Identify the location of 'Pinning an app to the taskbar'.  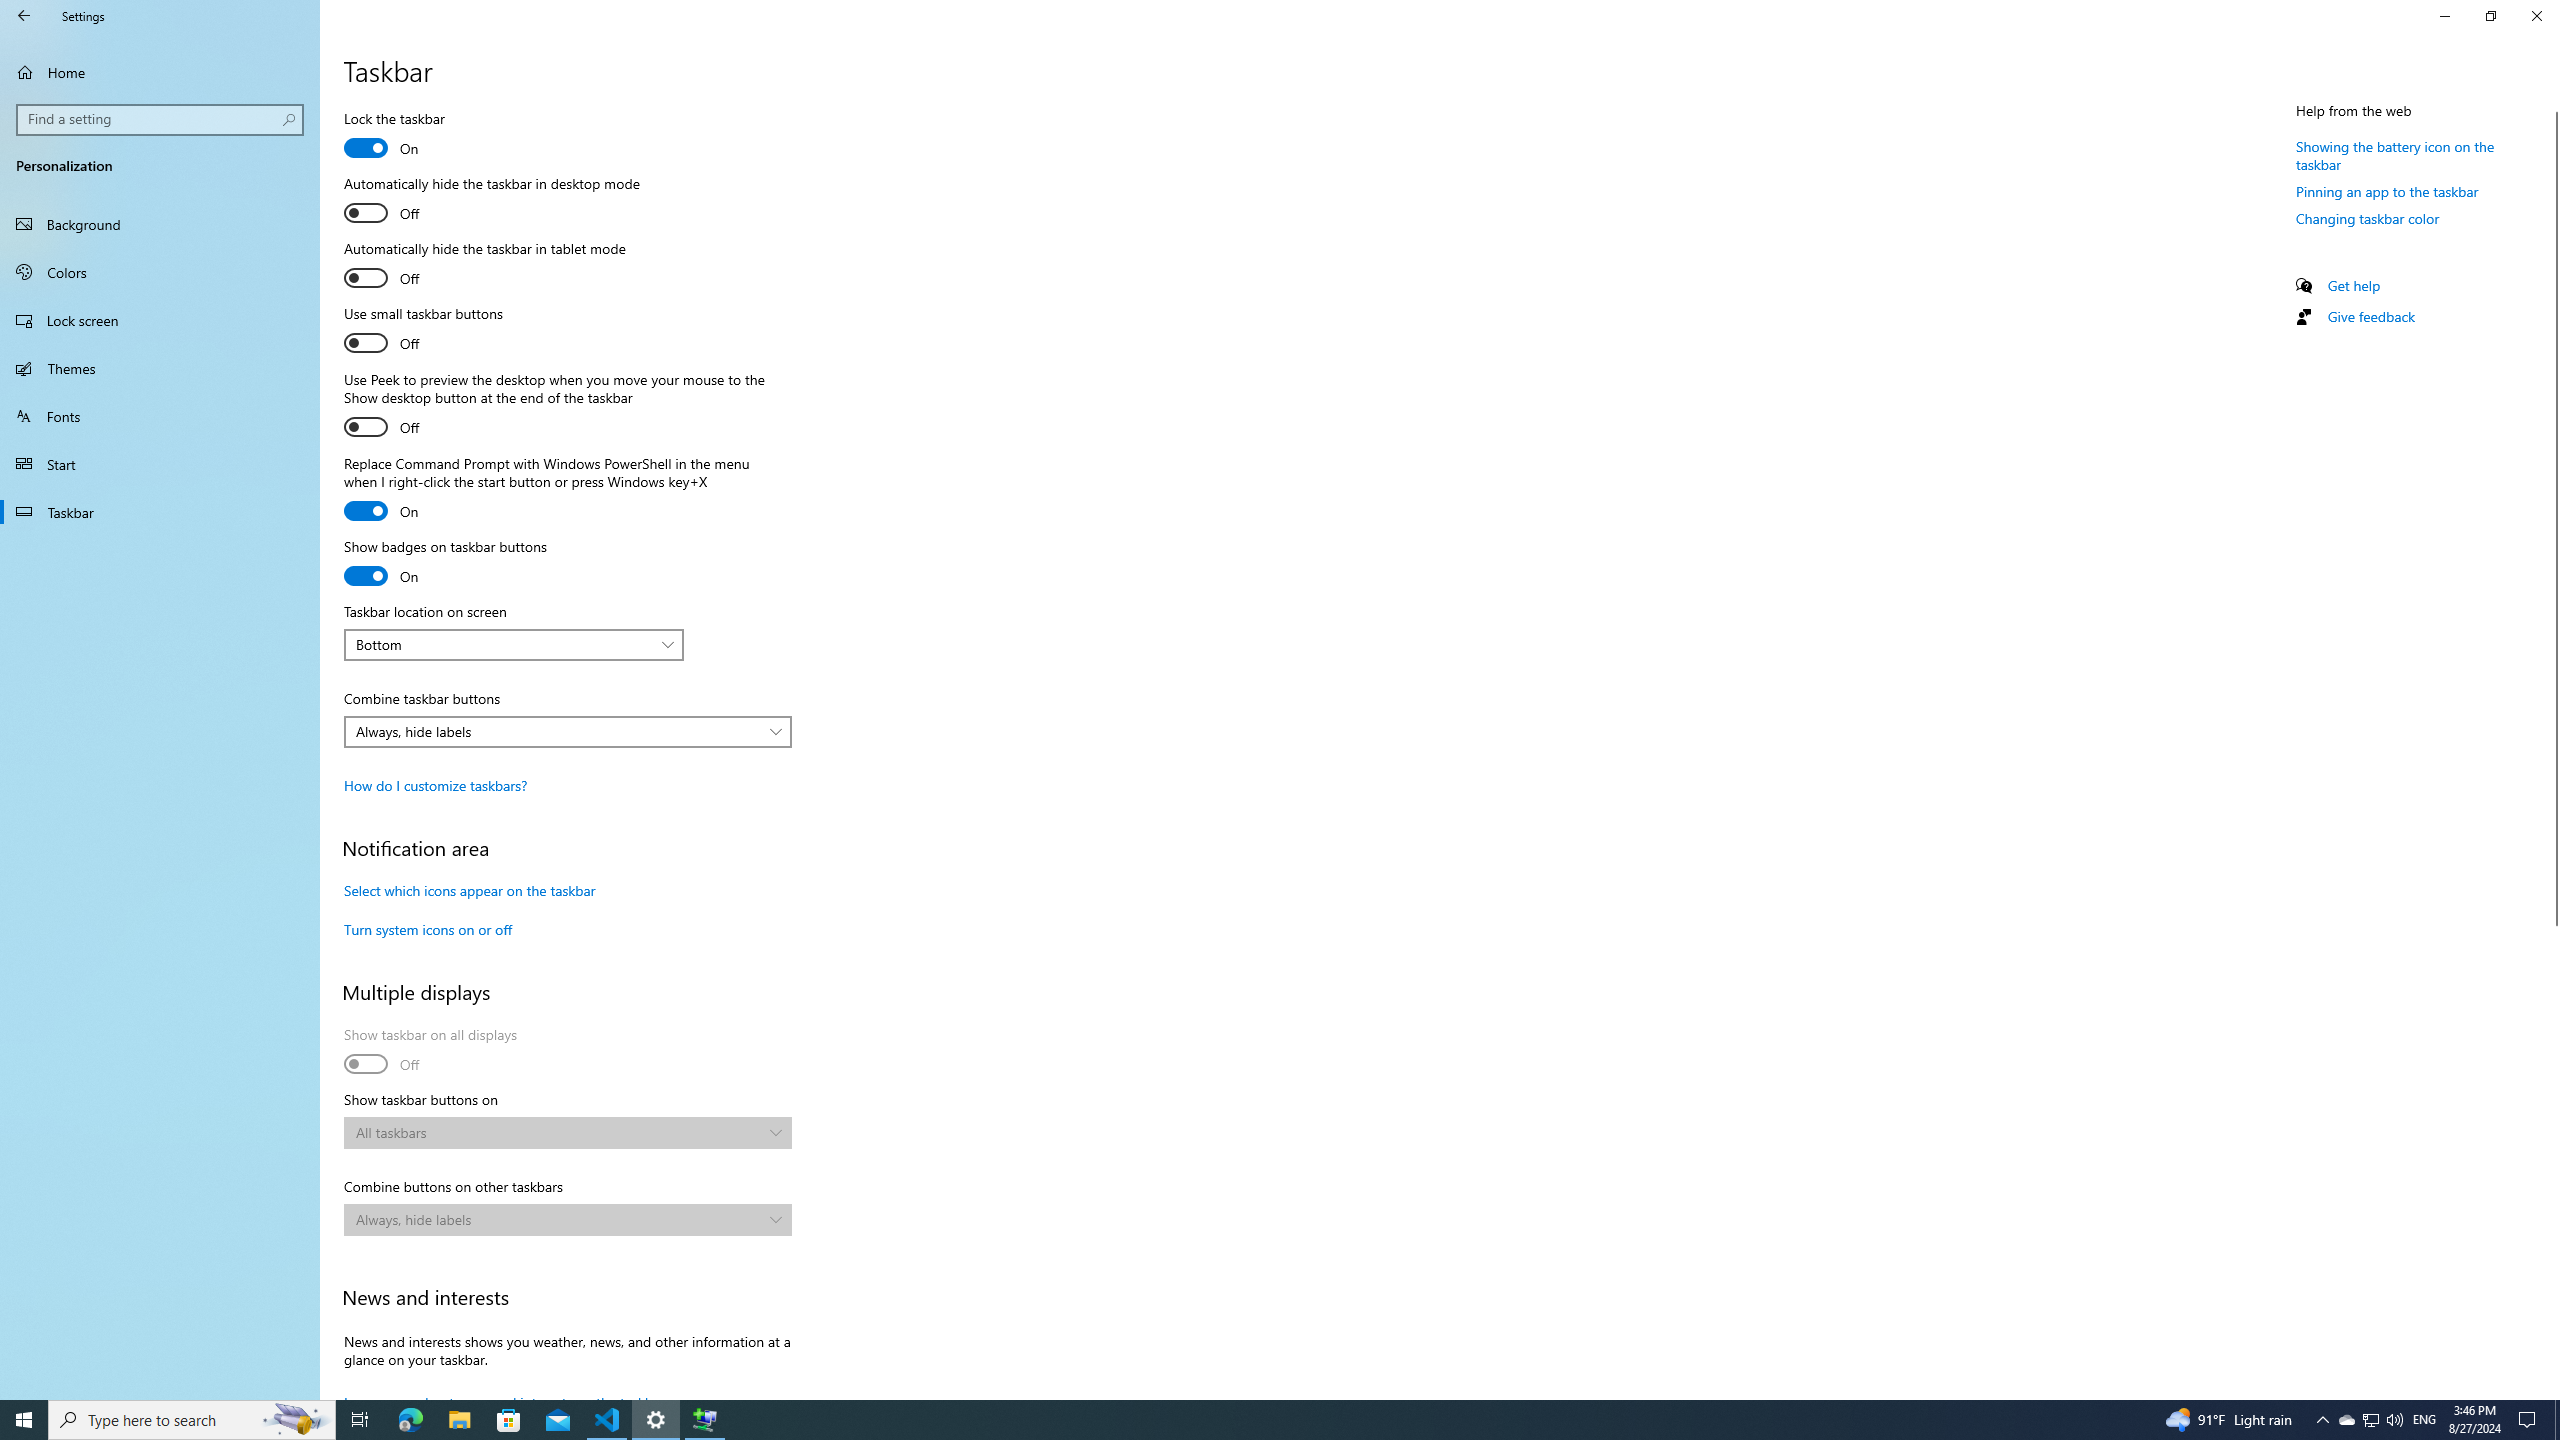
(2386, 191).